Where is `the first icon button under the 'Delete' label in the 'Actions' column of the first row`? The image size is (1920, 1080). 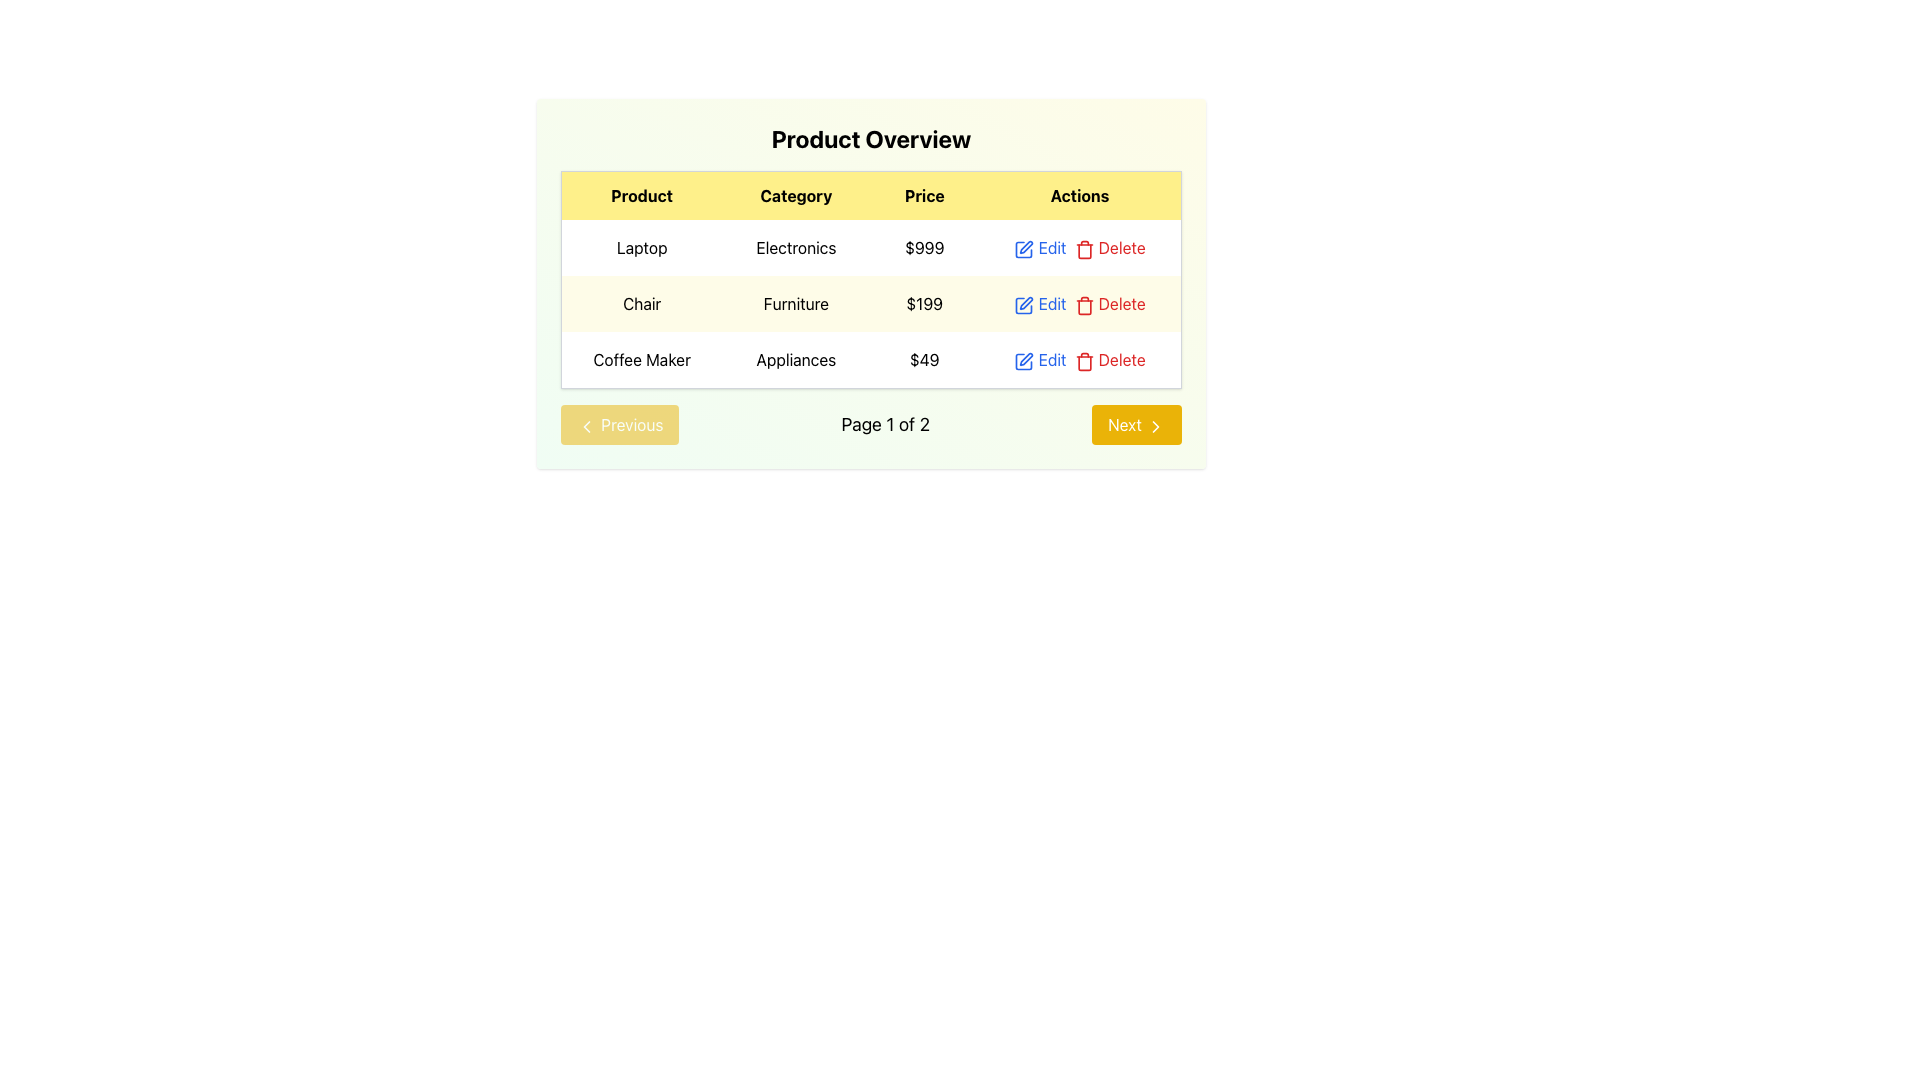 the first icon button under the 'Delete' label in the 'Actions' column of the first row is located at coordinates (1083, 248).